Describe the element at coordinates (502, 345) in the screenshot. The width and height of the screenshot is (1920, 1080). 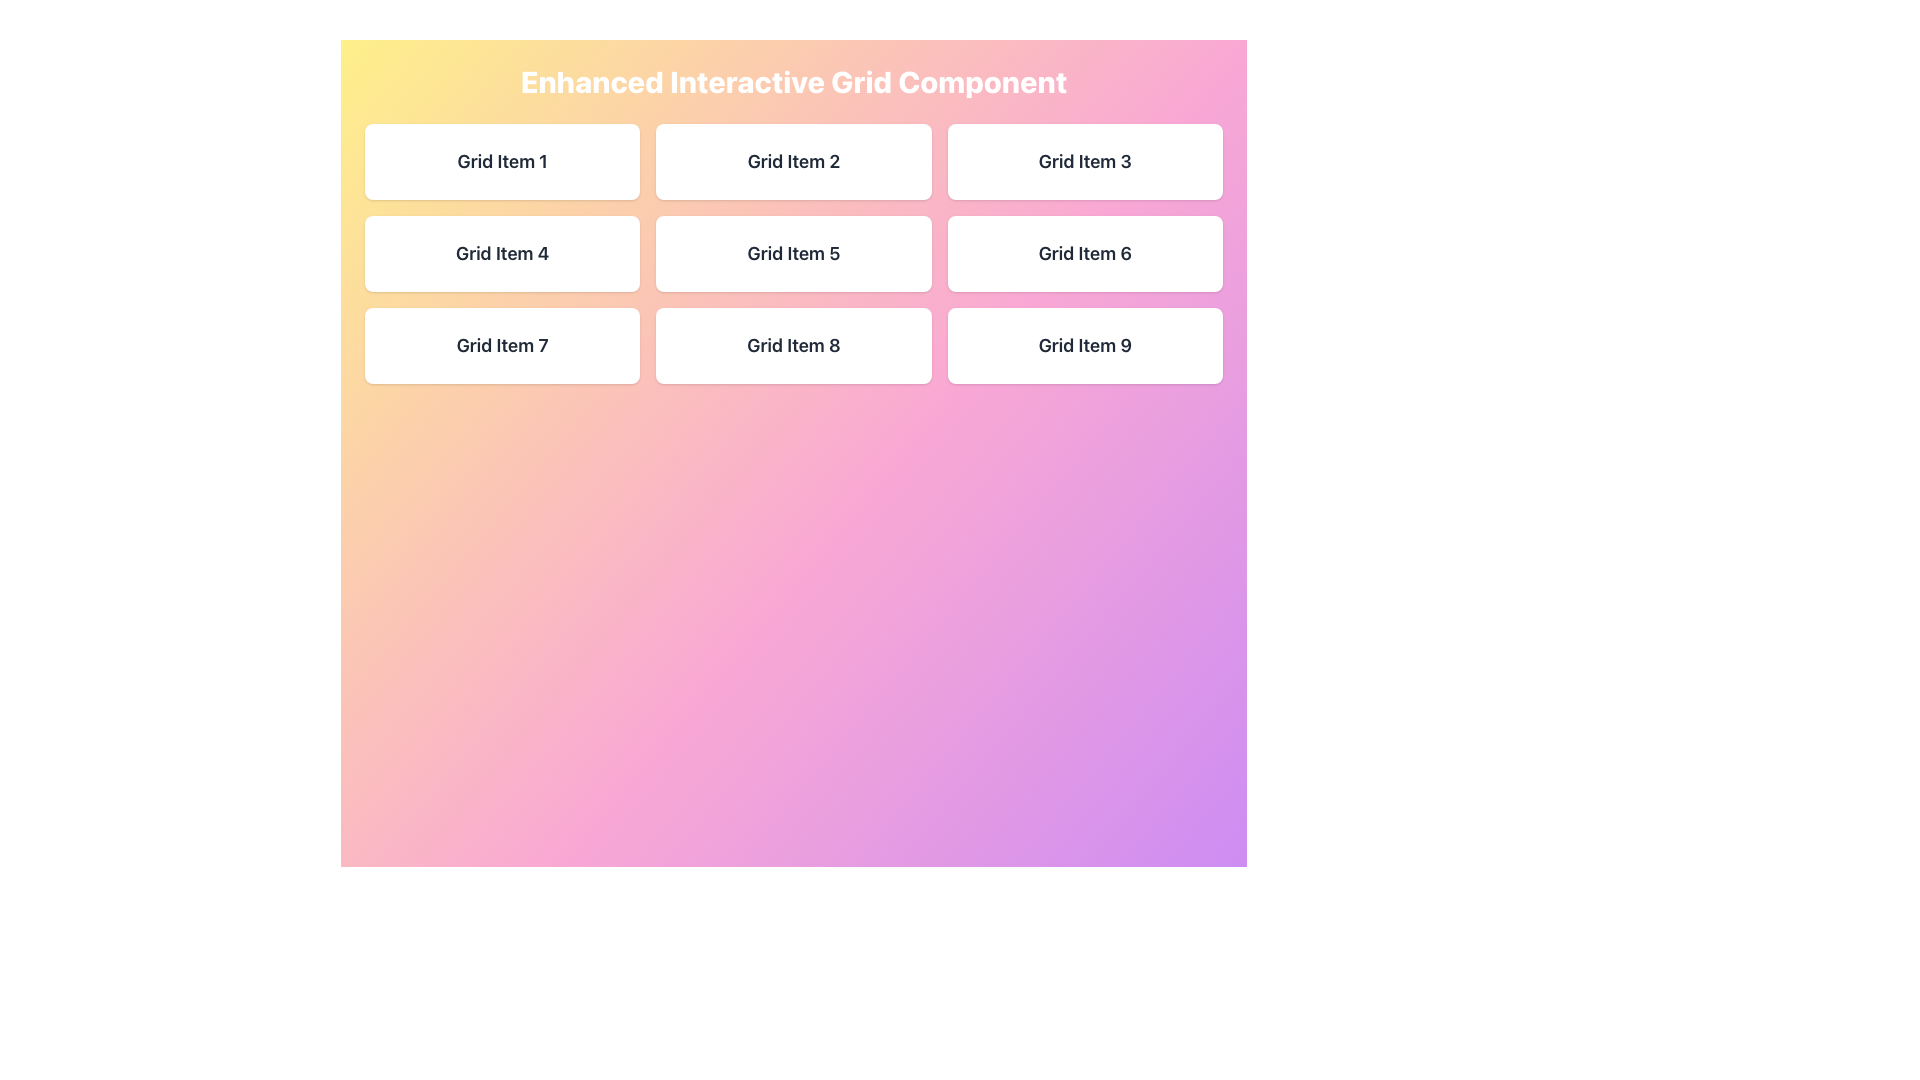
I see `the button labeled 'Grid Item 7', which is a white rectangular box with rounded corners and dark gray text` at that location.